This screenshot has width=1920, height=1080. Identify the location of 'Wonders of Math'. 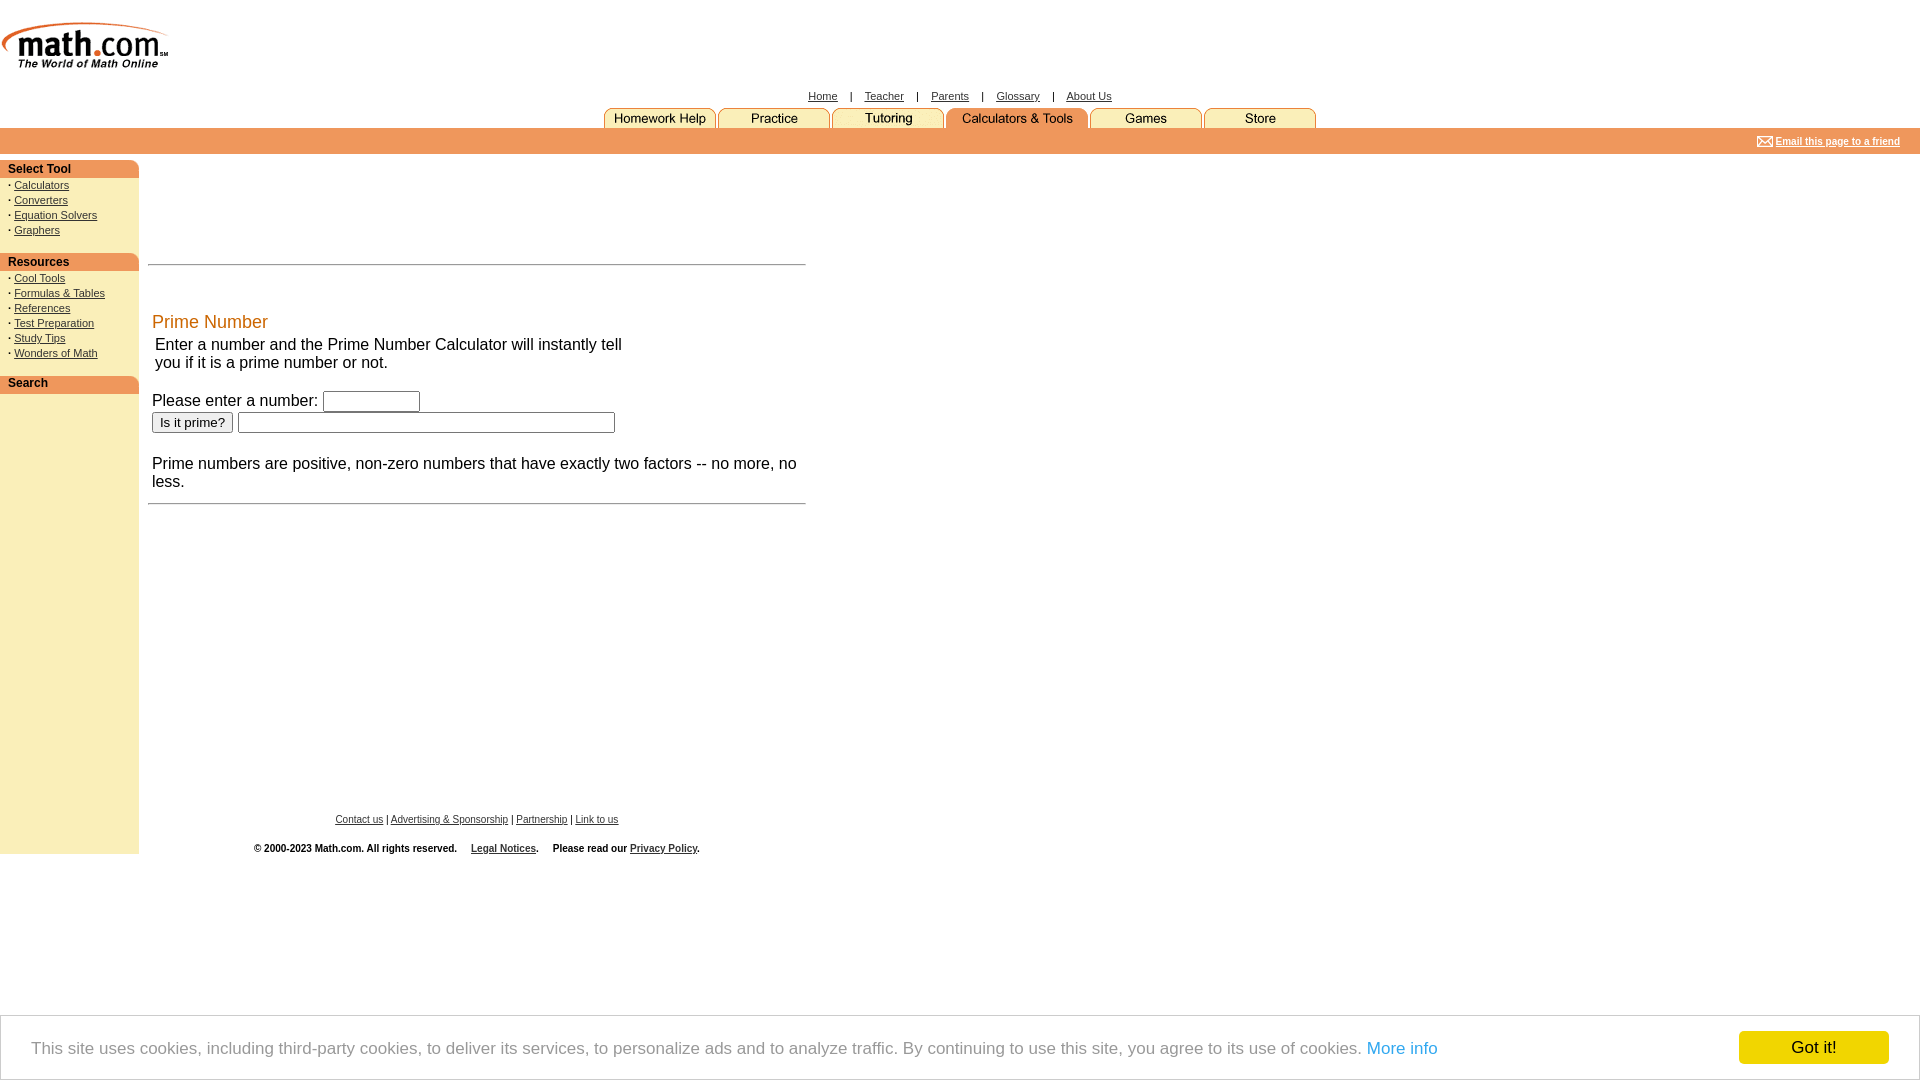
(56, 352).